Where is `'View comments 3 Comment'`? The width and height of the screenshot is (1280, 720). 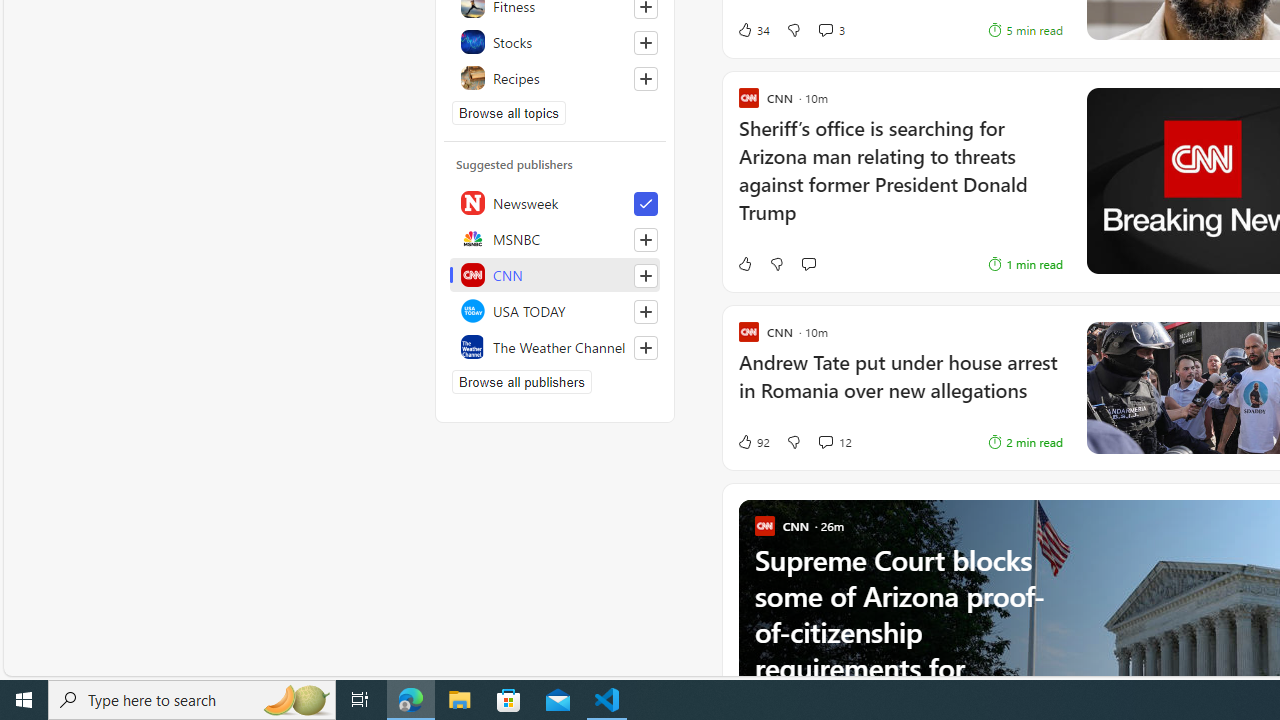
'View comments 3 Comment' is located at coordinates (825, 30).